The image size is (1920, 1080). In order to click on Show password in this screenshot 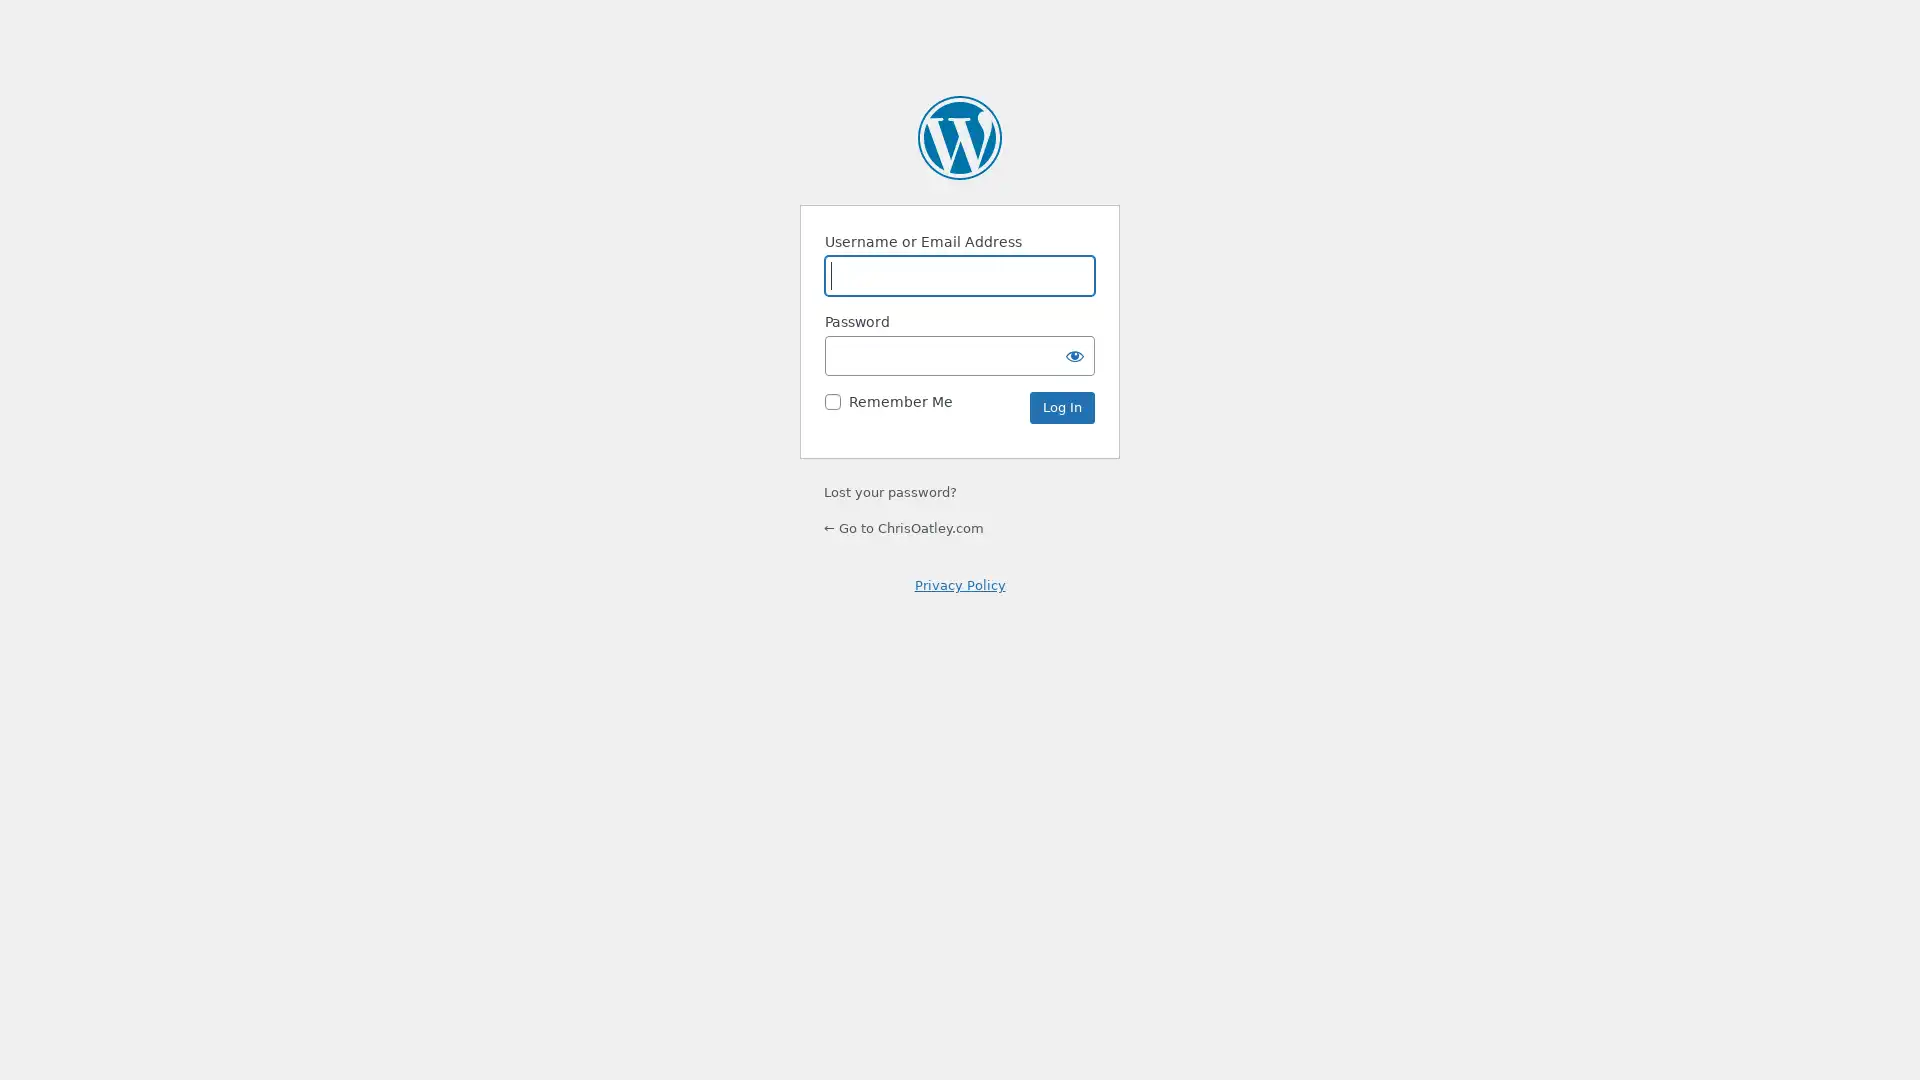, I will do `click(1074, 354)`.